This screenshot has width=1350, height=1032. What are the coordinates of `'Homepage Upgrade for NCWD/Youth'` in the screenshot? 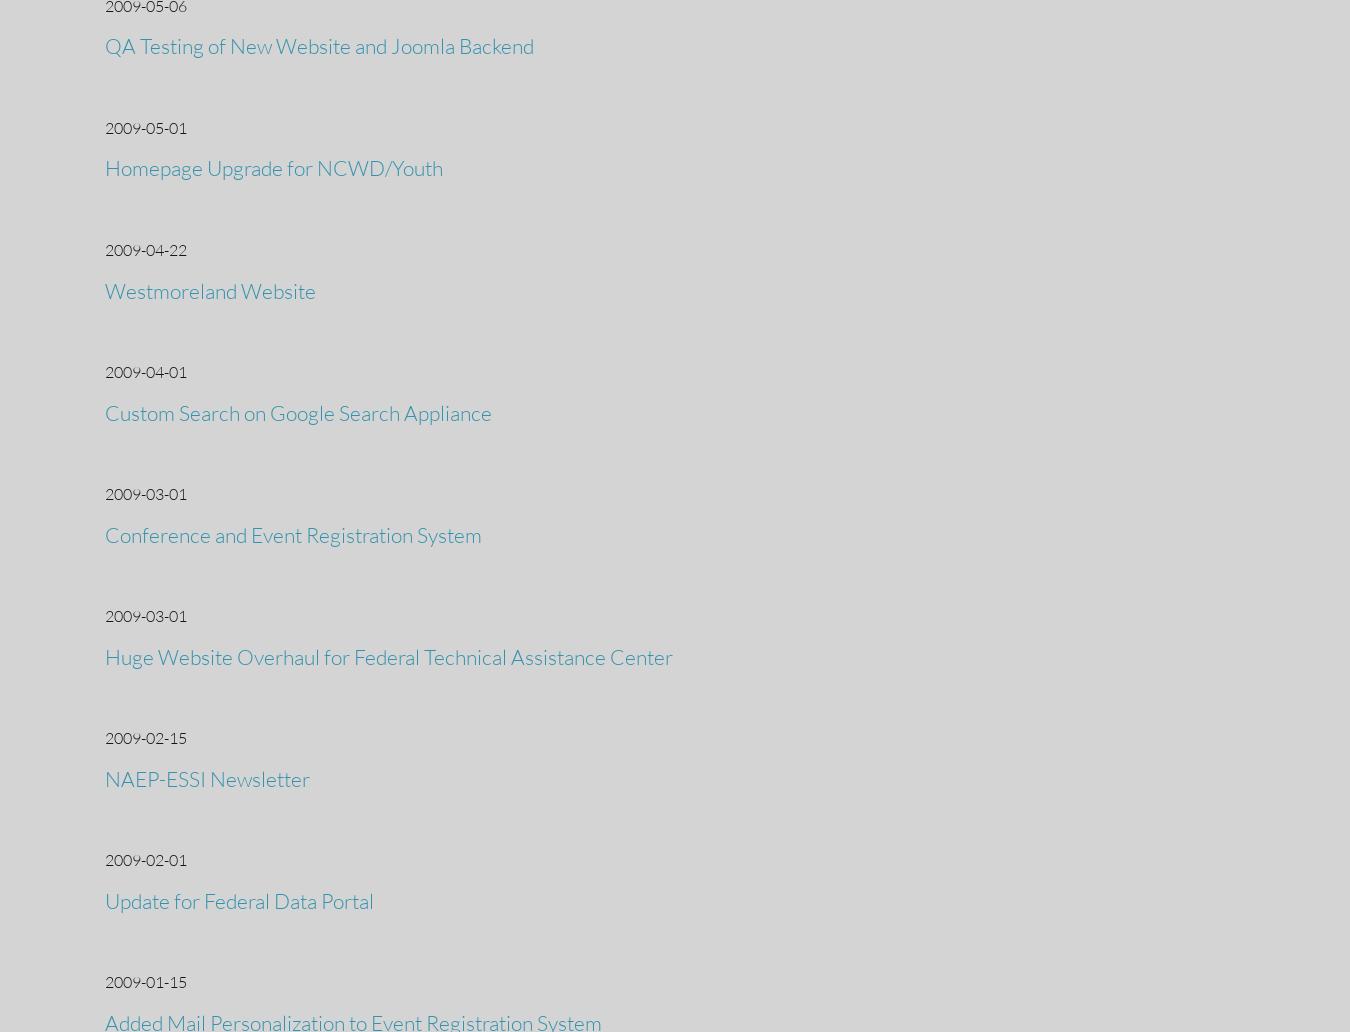 It's located at (273, 167).